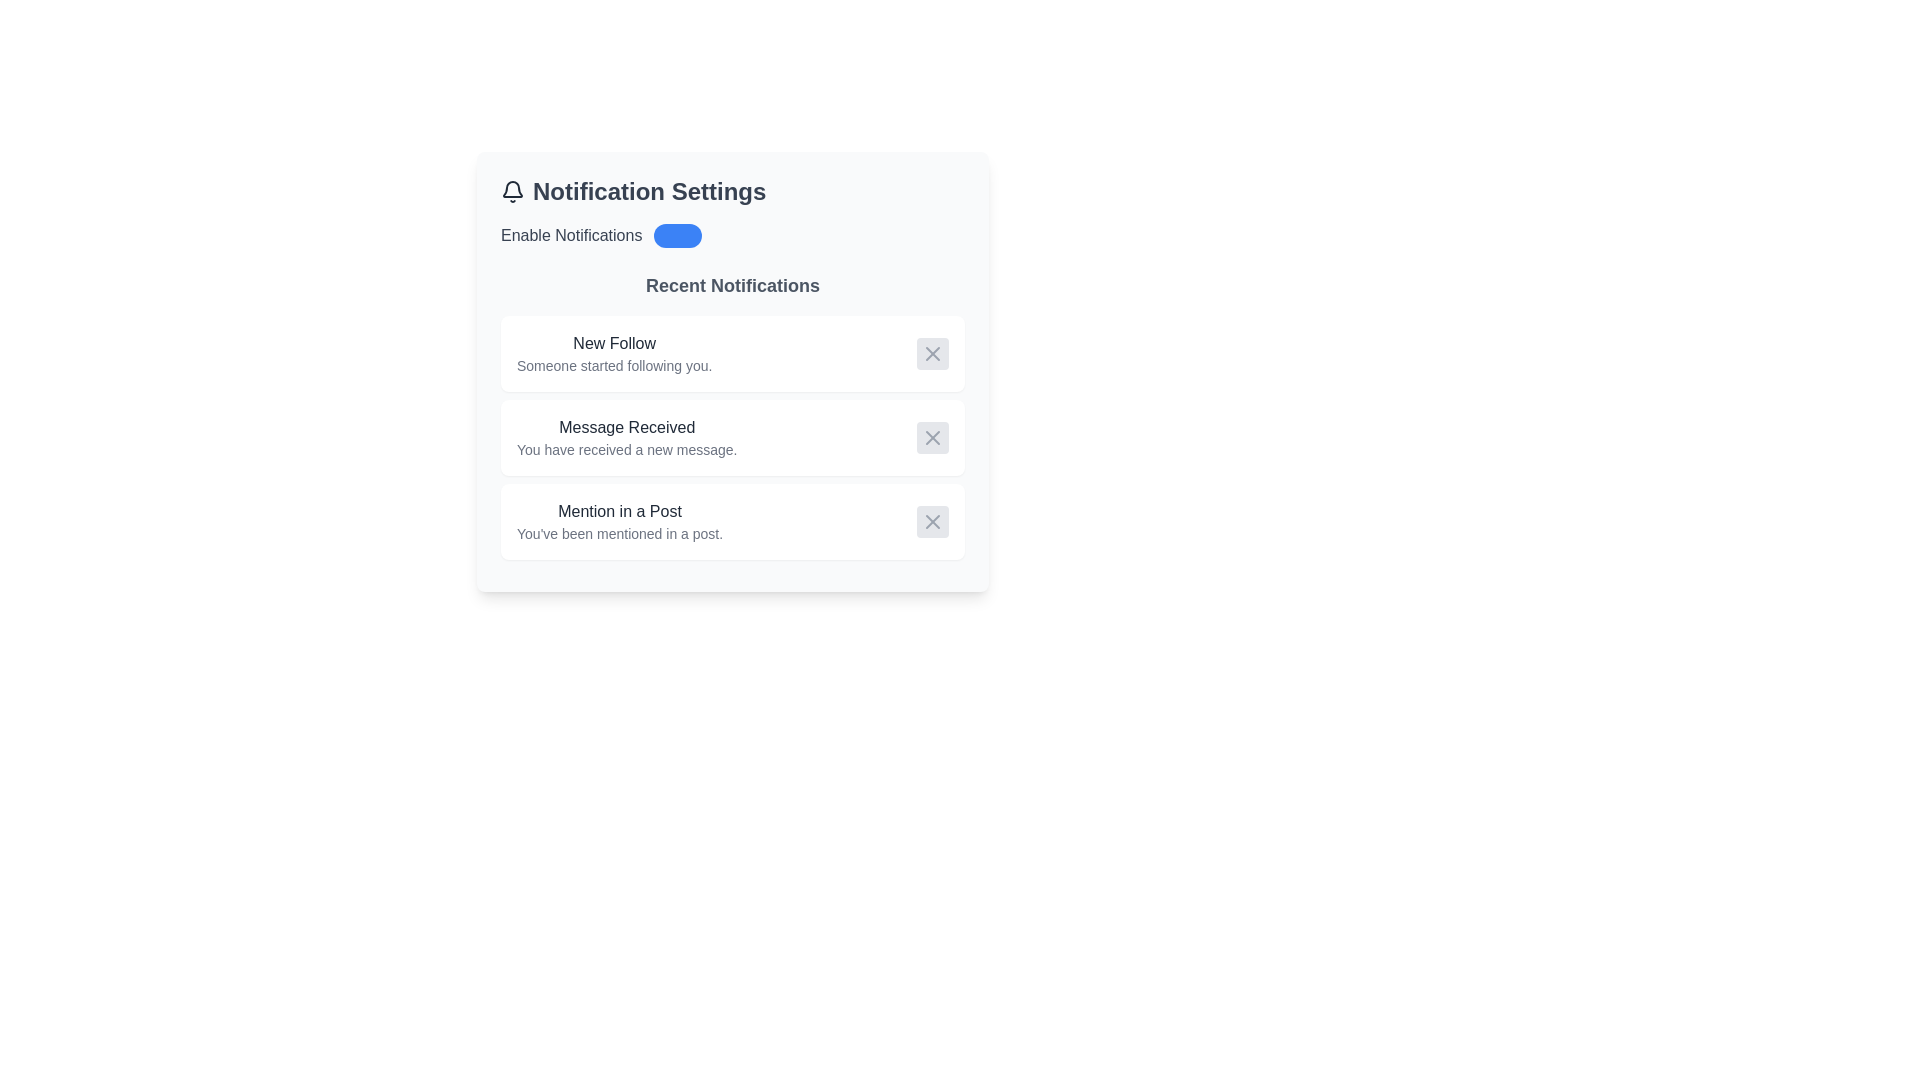  Describe the element at coordinates (618, 520) in the screenshot. I see `the notification titled 'Mention in a Post' which is the third entry in the 'Recent Notifications' list` at that location.